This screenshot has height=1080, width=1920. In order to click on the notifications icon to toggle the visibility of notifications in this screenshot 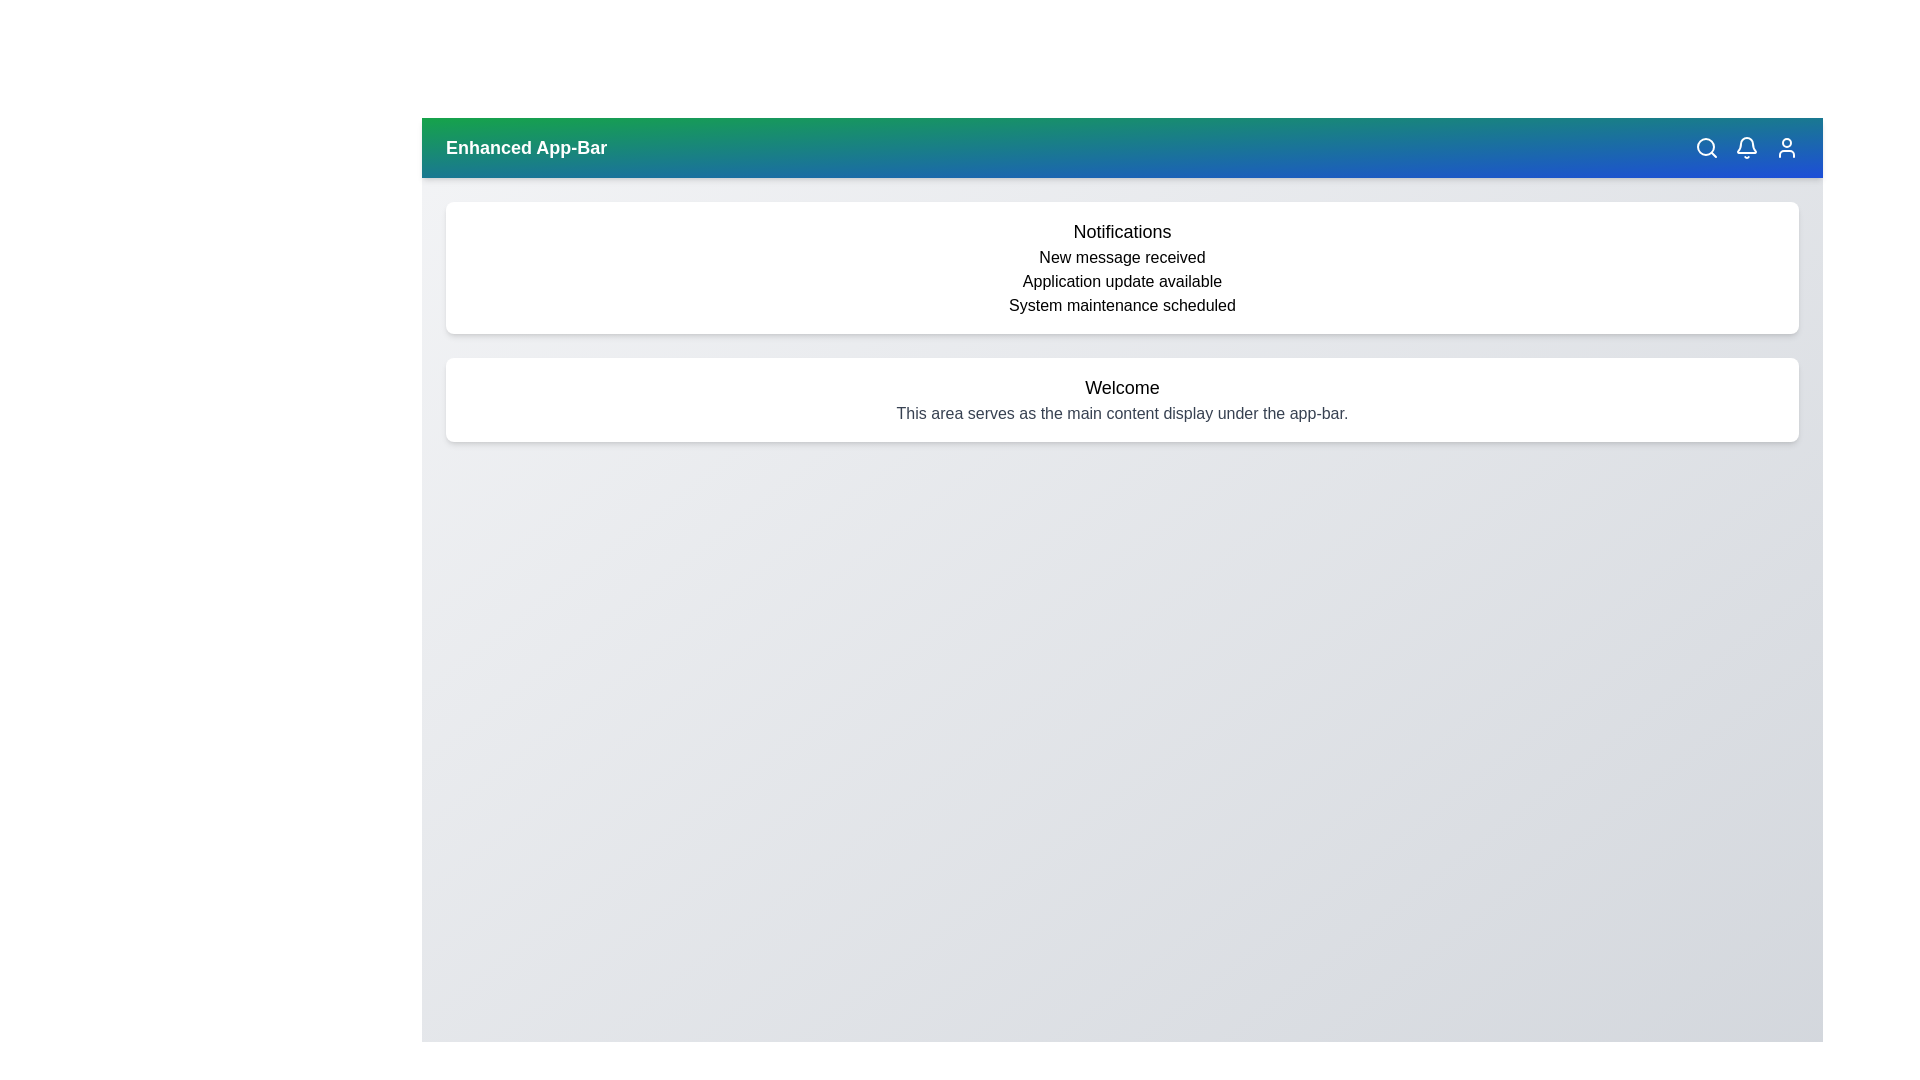, I will do `click(1746, 146)`.